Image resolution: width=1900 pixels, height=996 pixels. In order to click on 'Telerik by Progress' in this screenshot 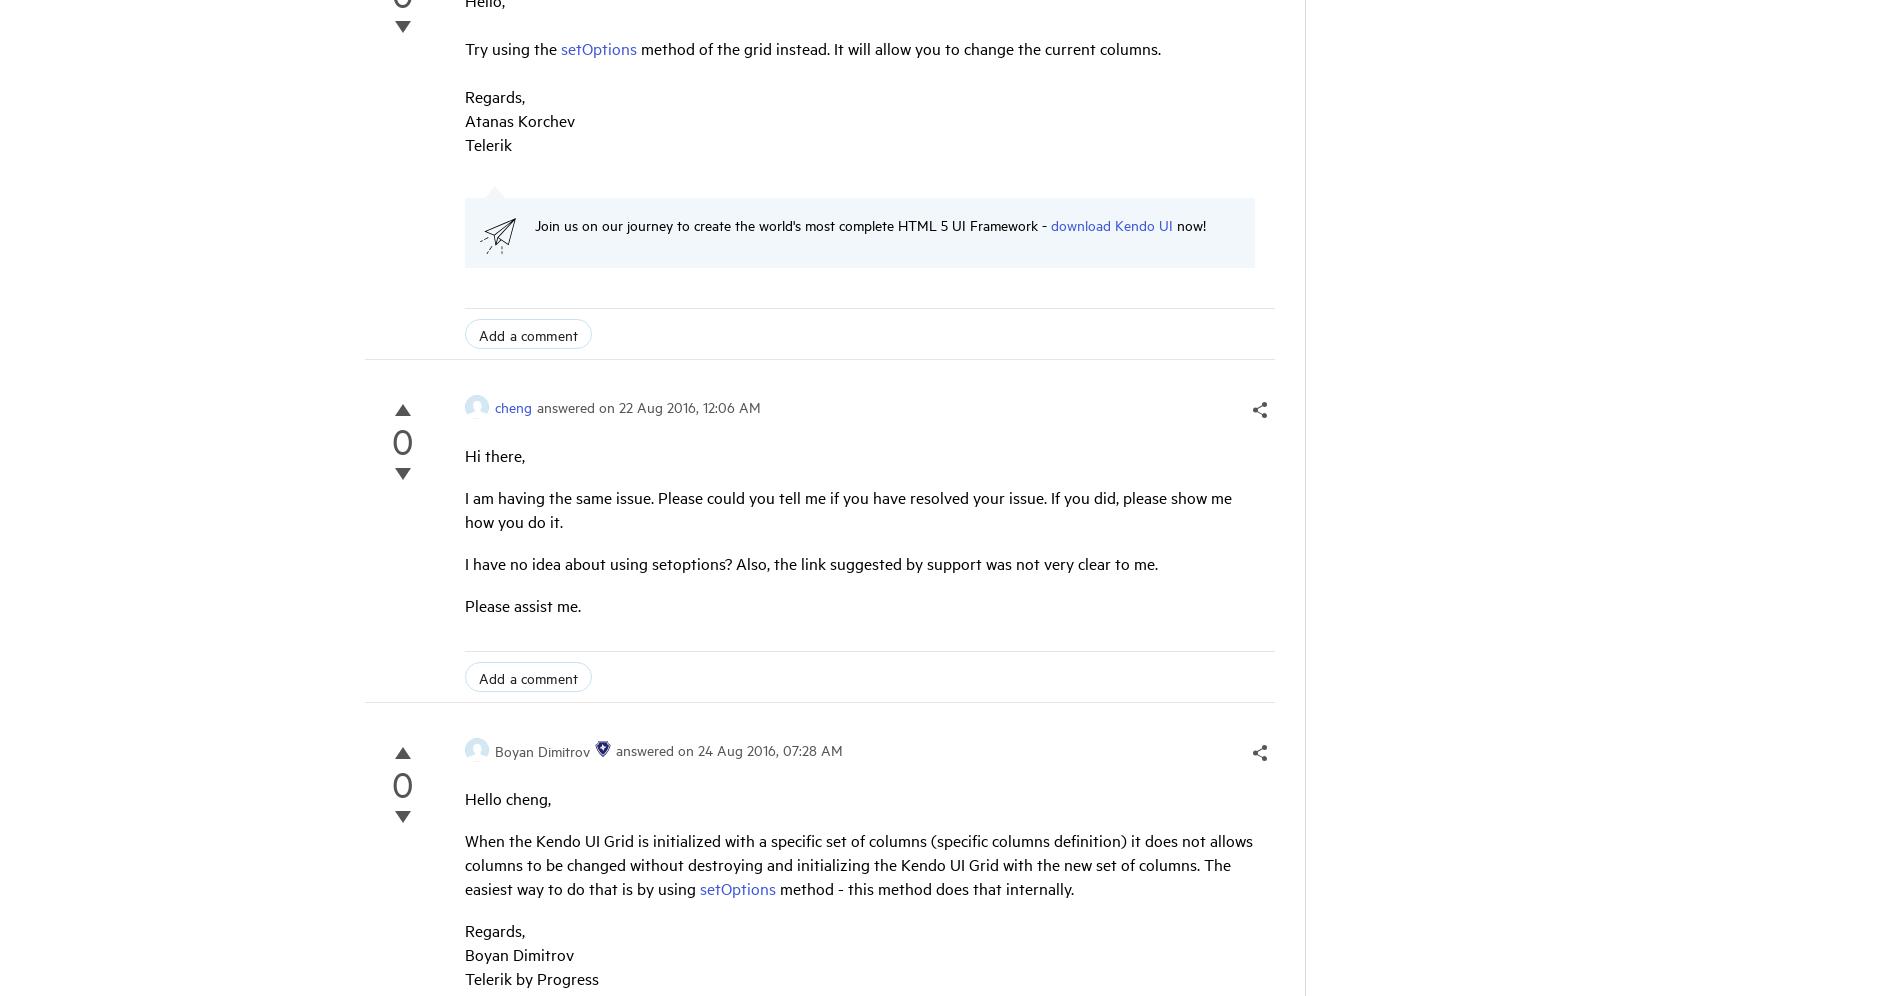, I will do `click(463, 976)`.